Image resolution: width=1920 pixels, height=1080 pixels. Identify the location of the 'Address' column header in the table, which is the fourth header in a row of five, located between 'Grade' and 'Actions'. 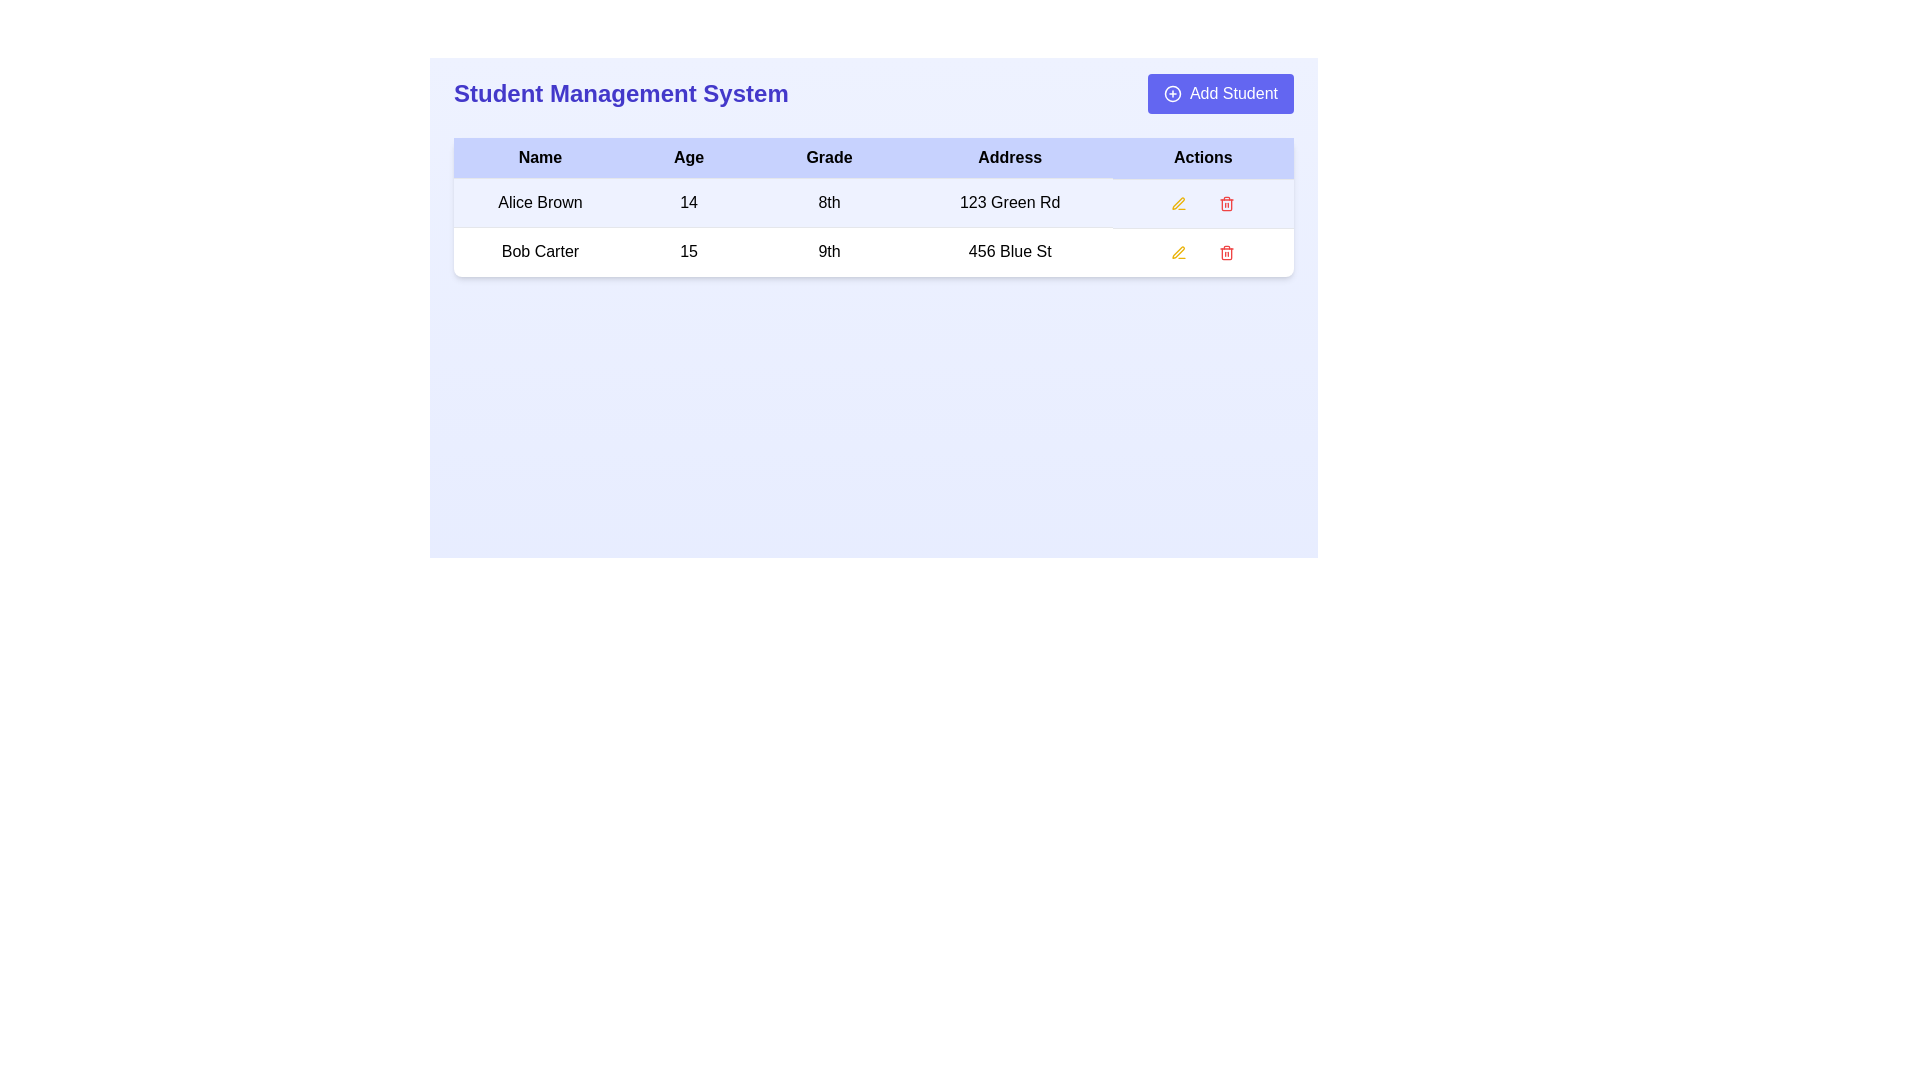
(1010, 157).